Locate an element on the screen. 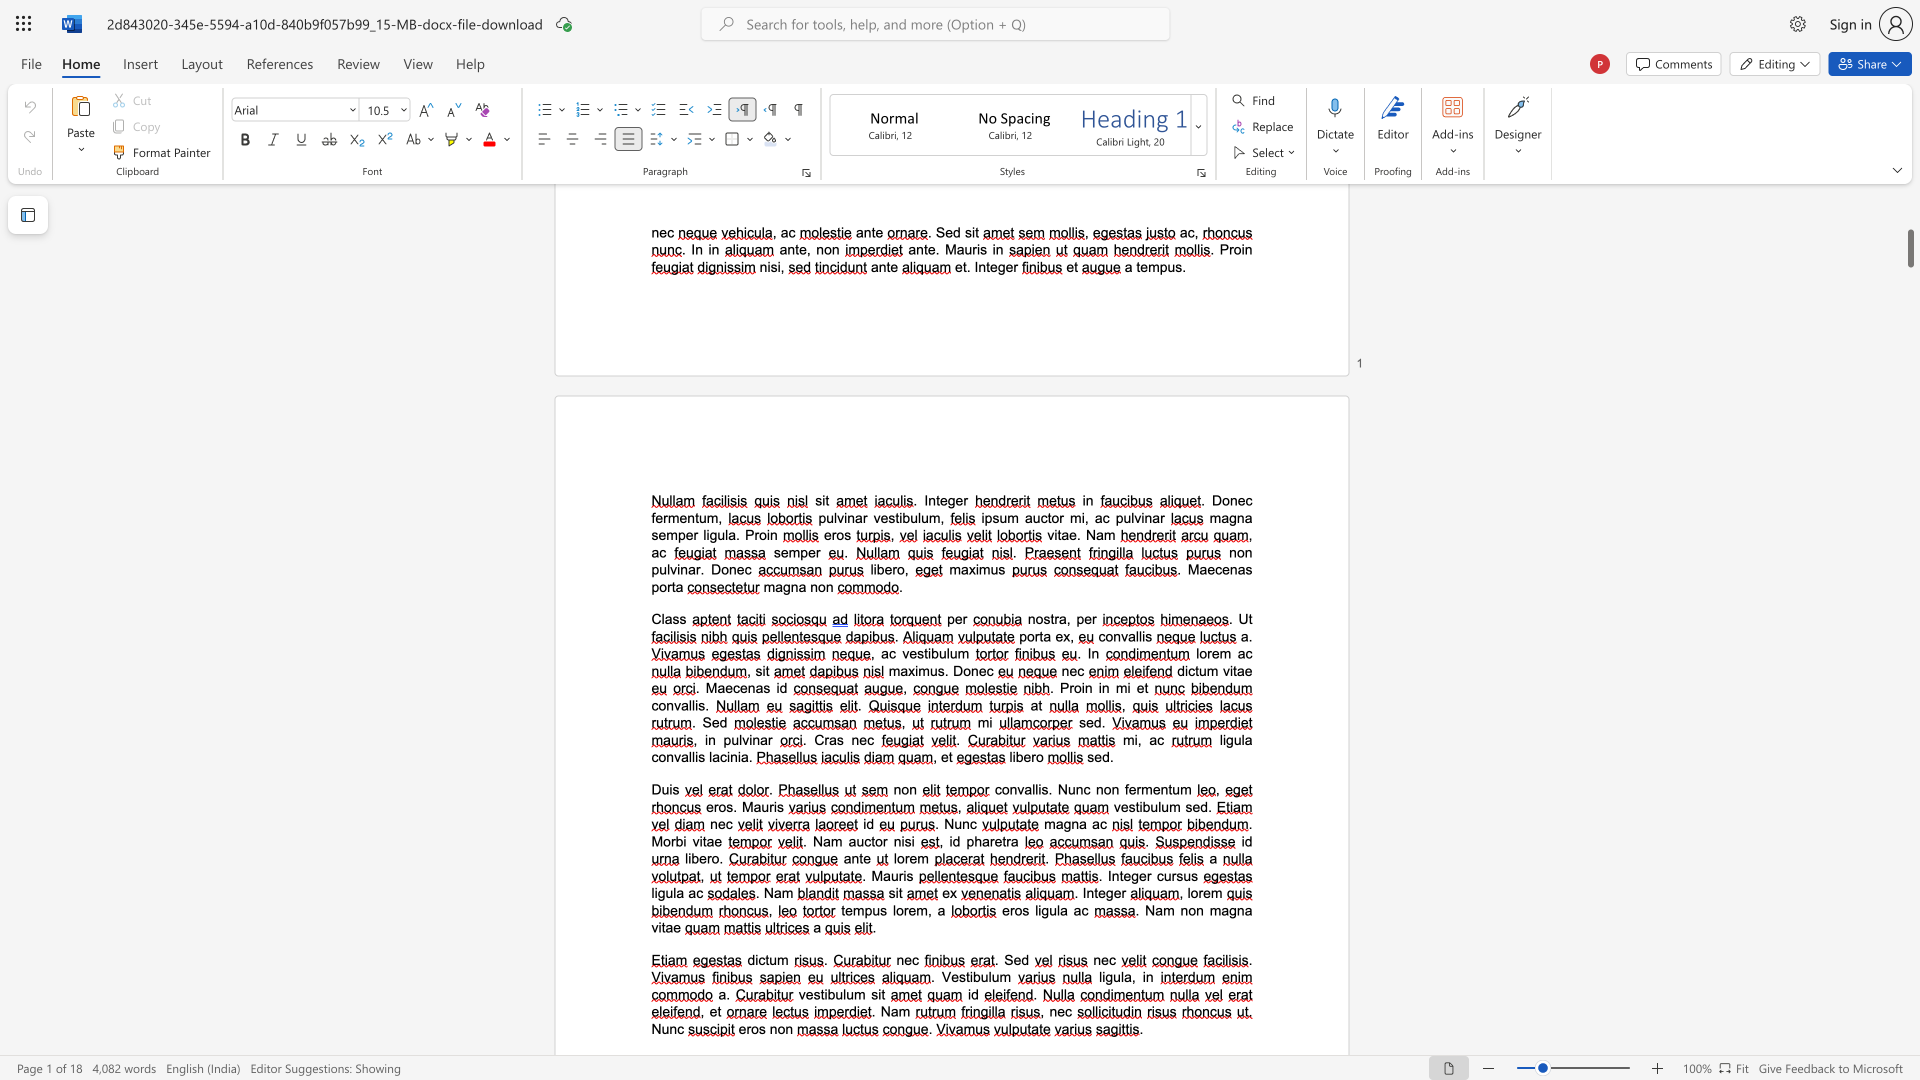  the 2th character "a" in the text is located at coordinates (852, 841).